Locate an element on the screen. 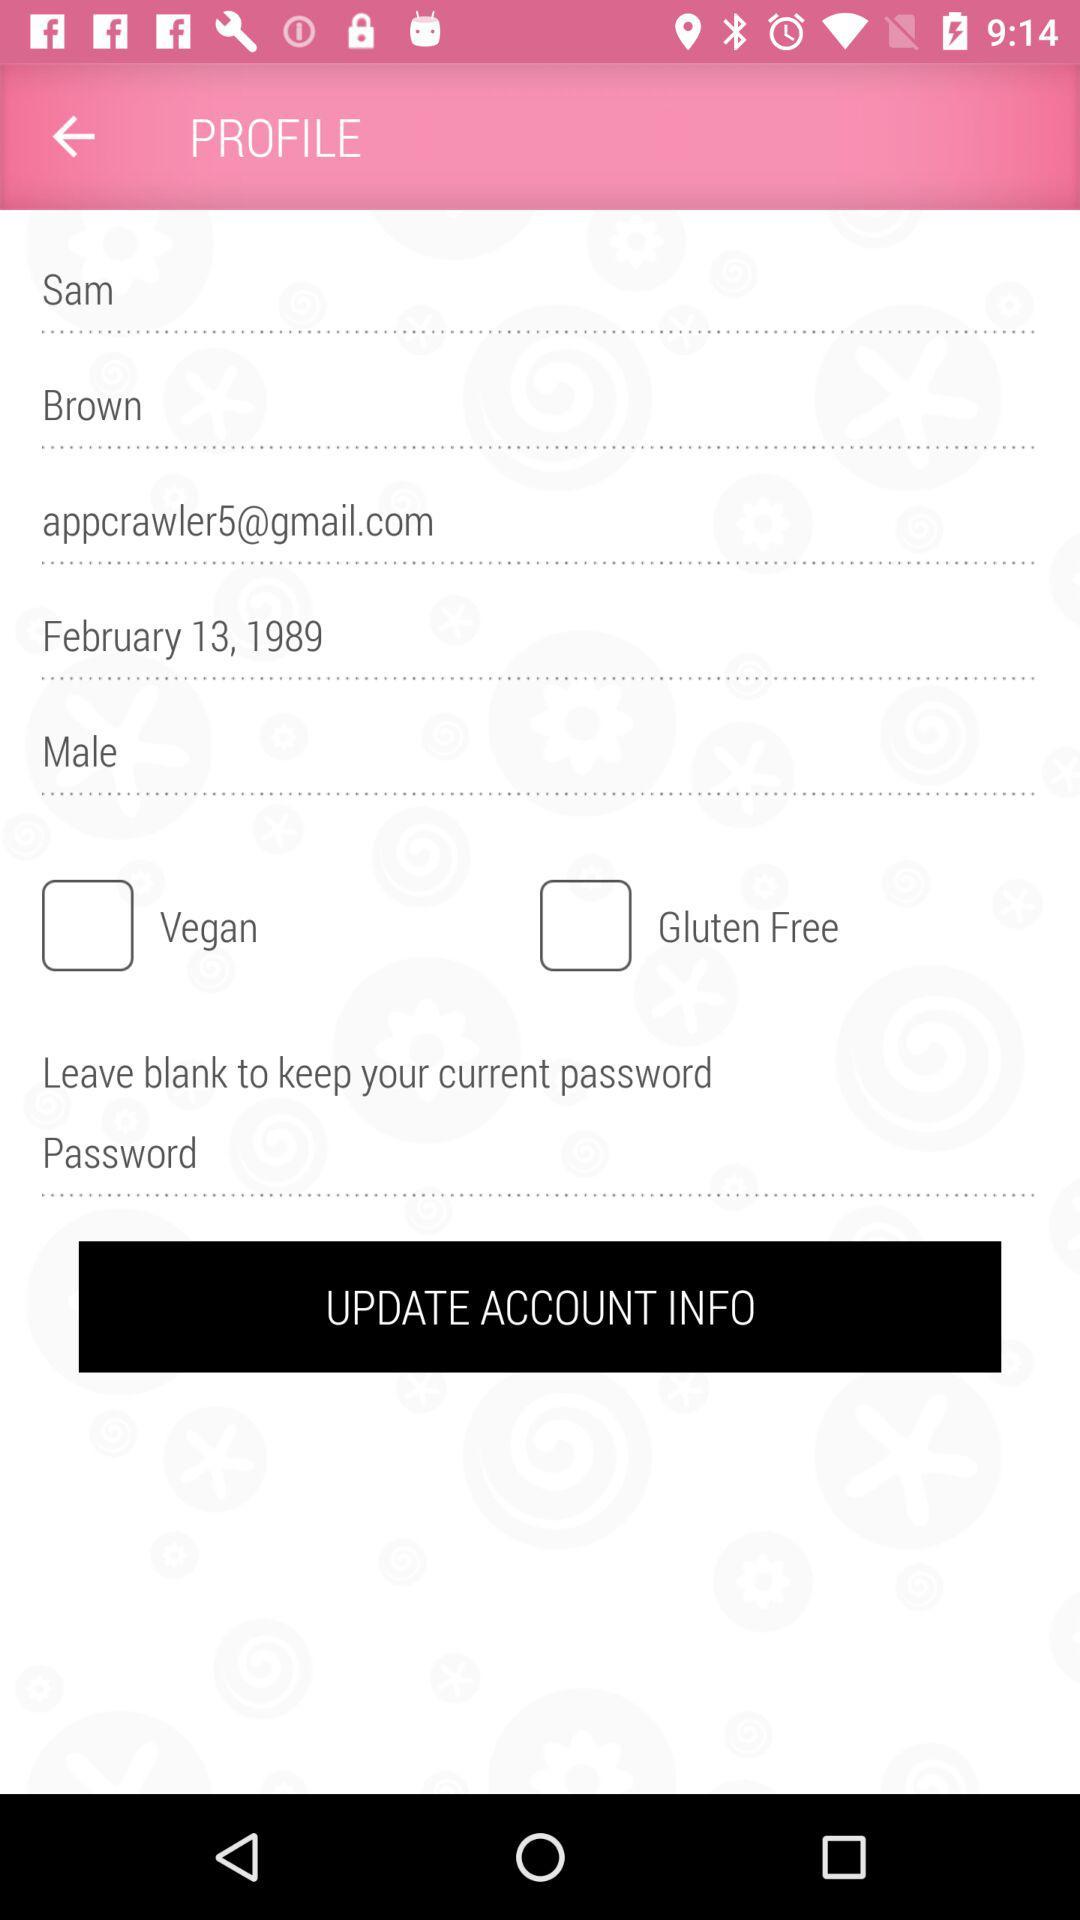  item next to the profile app is located at coordinates (72, 135).